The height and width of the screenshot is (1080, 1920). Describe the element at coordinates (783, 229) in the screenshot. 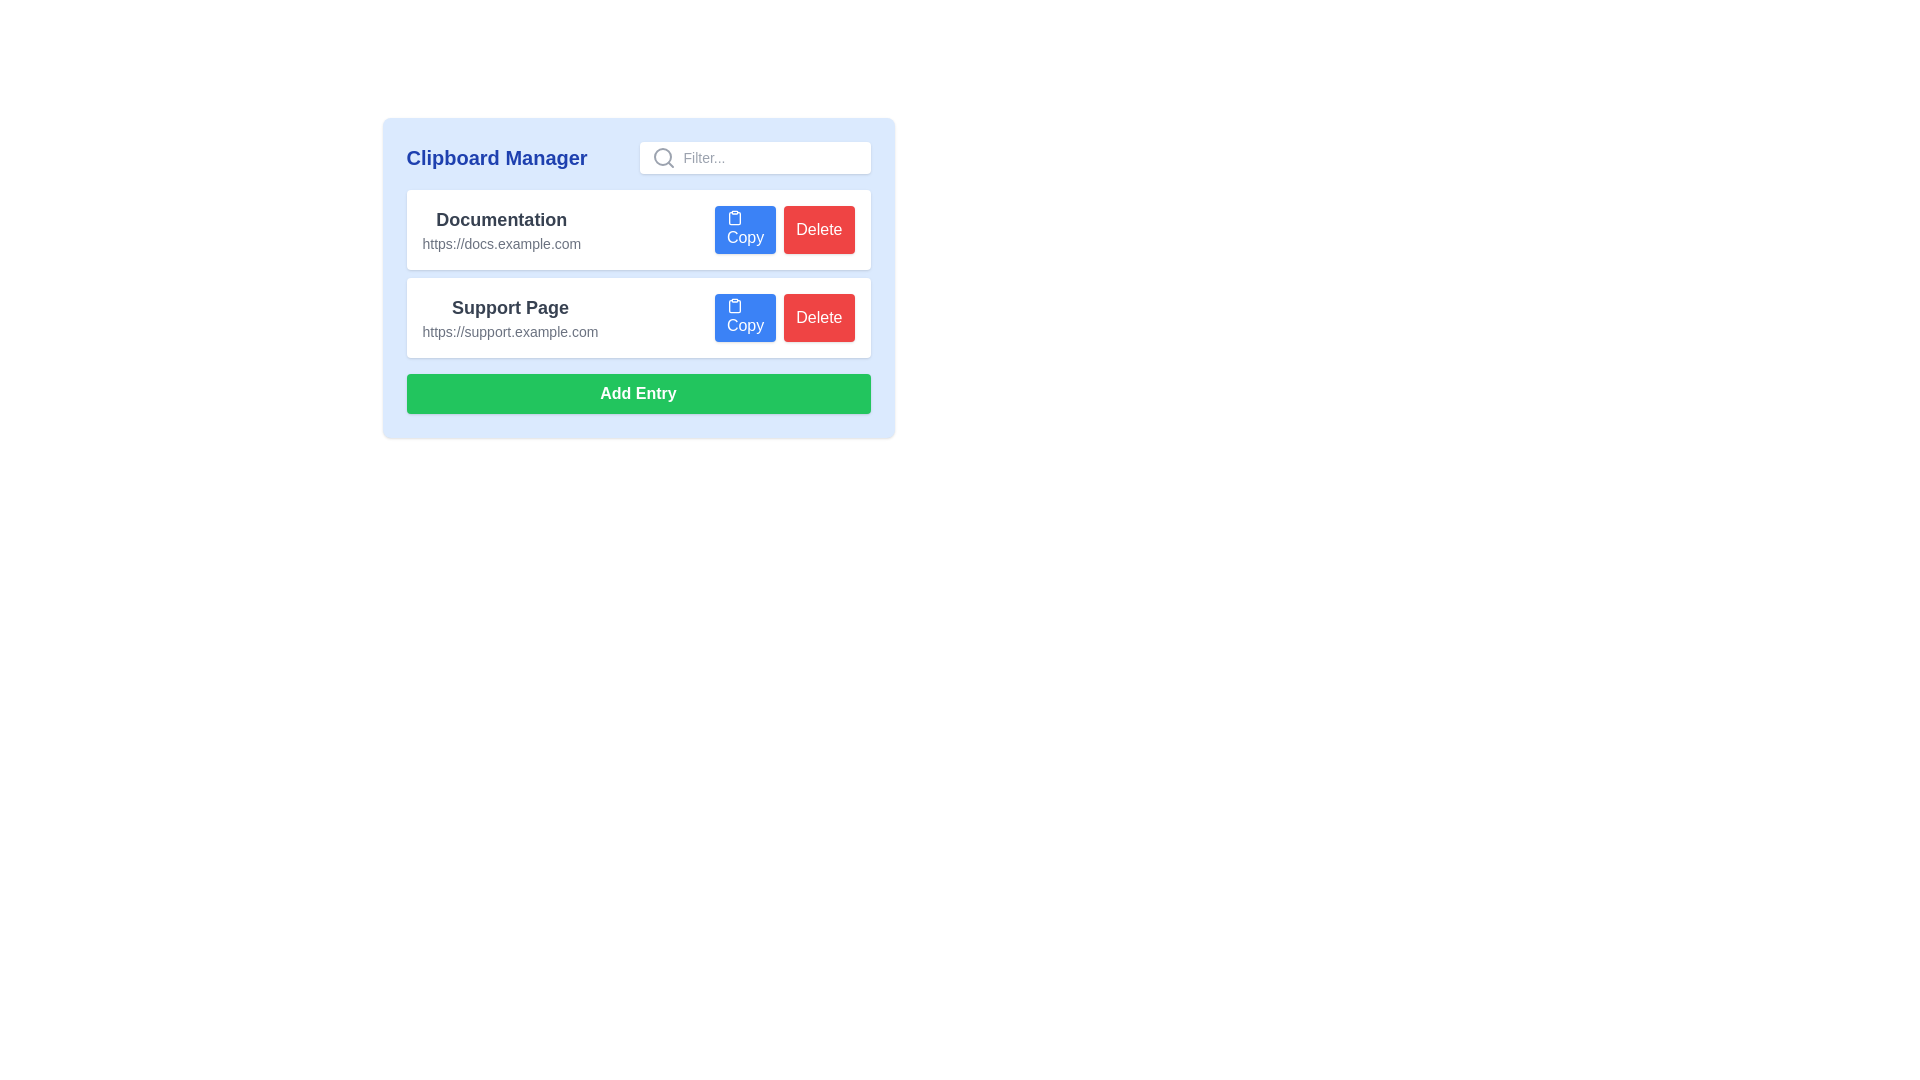

I see `the button group containing the 'Copy' and 'Delete' buttons, which are styled with blue and red backgrounds respectively, to interact with their hover effects` at that location.